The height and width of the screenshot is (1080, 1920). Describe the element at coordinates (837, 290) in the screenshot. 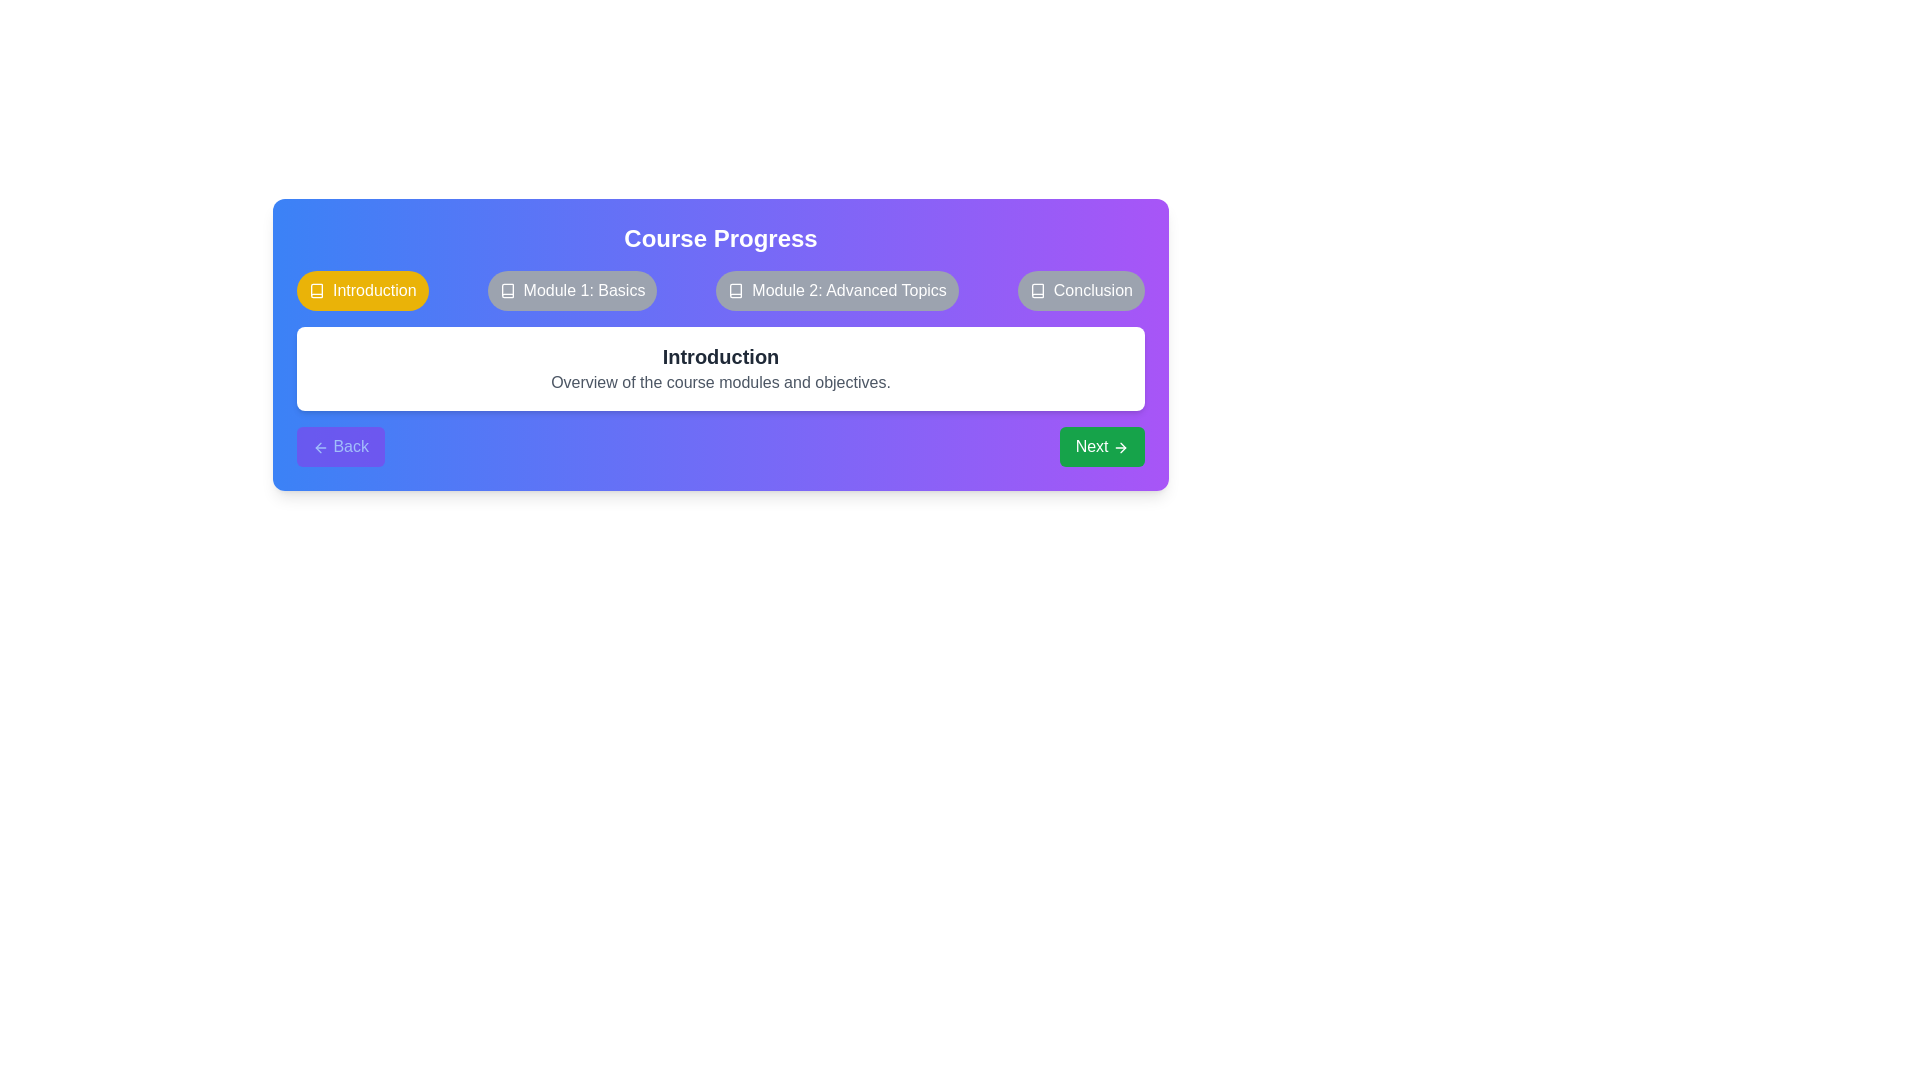

I see `the course step Module 2: Advanced Topics by clicking on its associated button` at that location.